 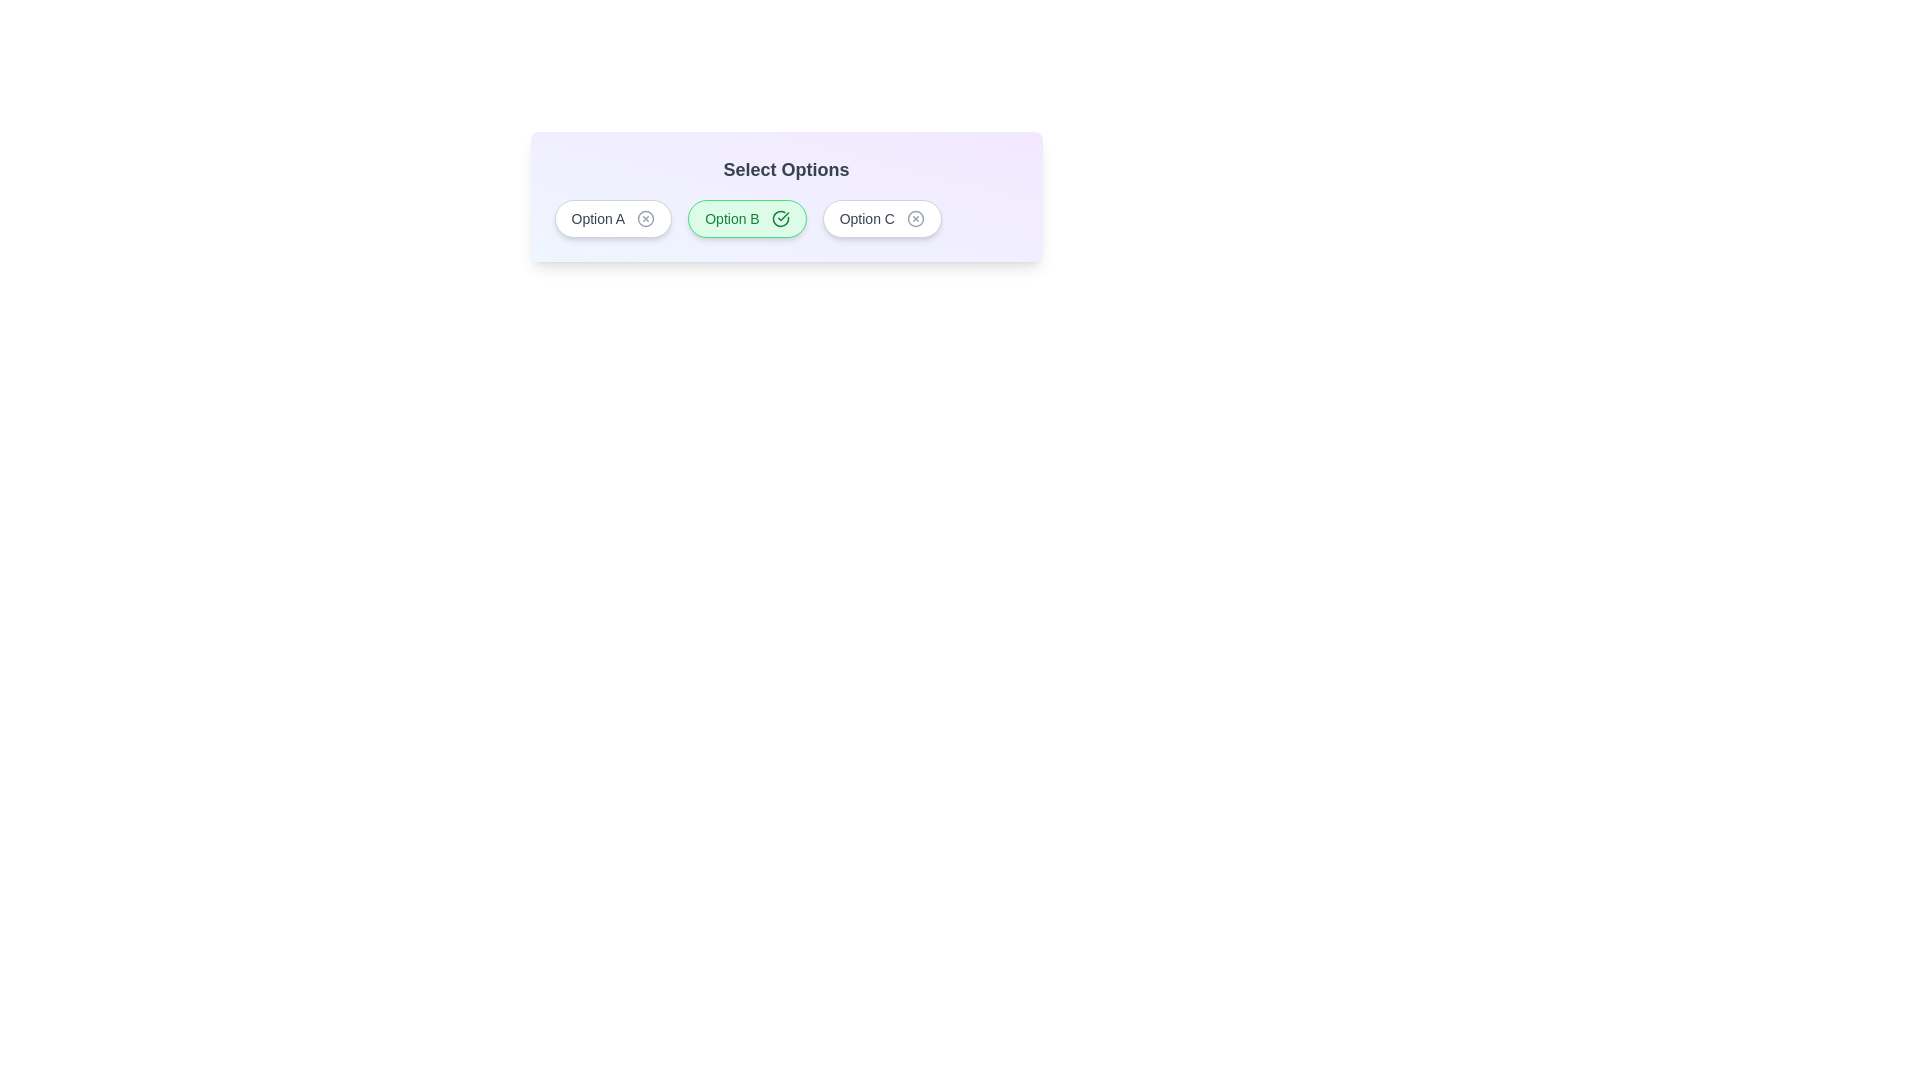 I want to click on the chip labeled Option B, so click(x=746, y=219).